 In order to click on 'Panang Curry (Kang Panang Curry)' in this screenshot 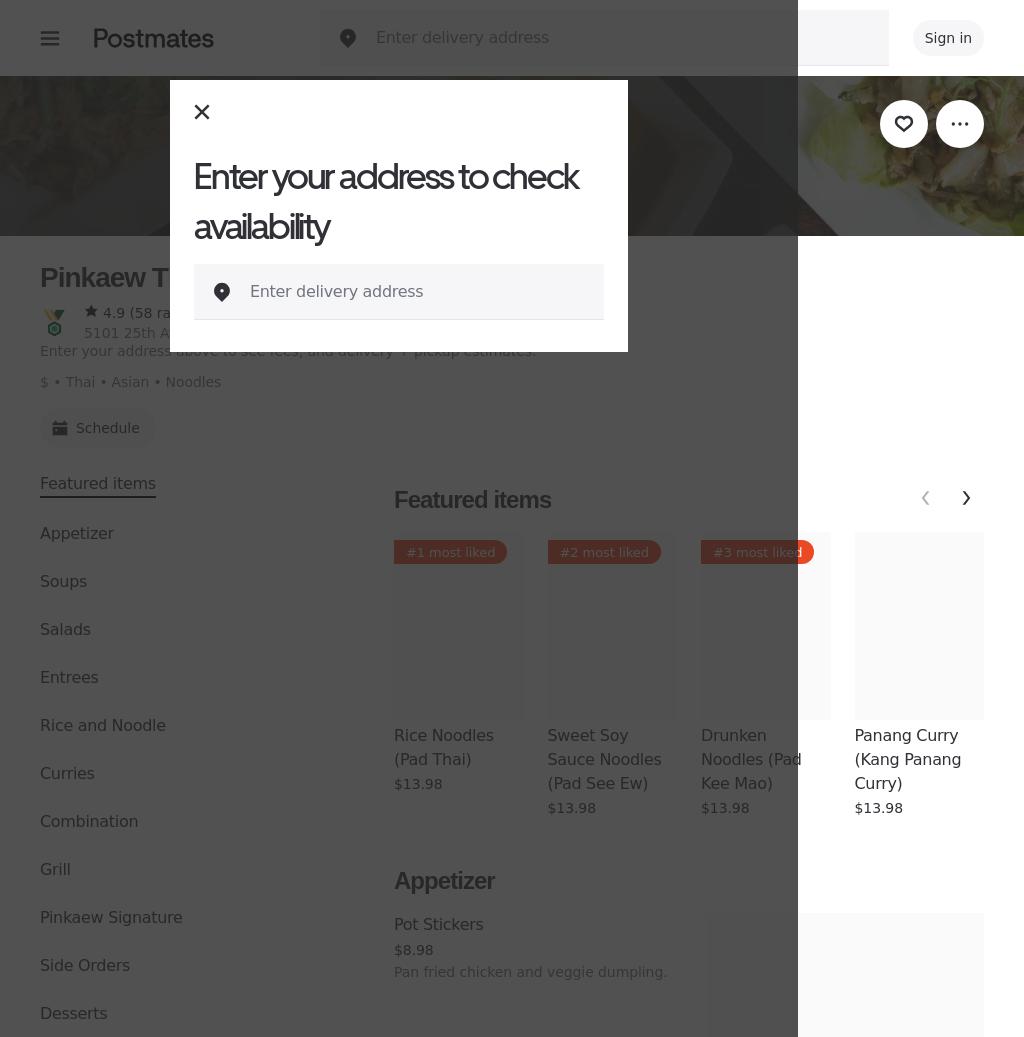, I will do `click(854, 759)`.